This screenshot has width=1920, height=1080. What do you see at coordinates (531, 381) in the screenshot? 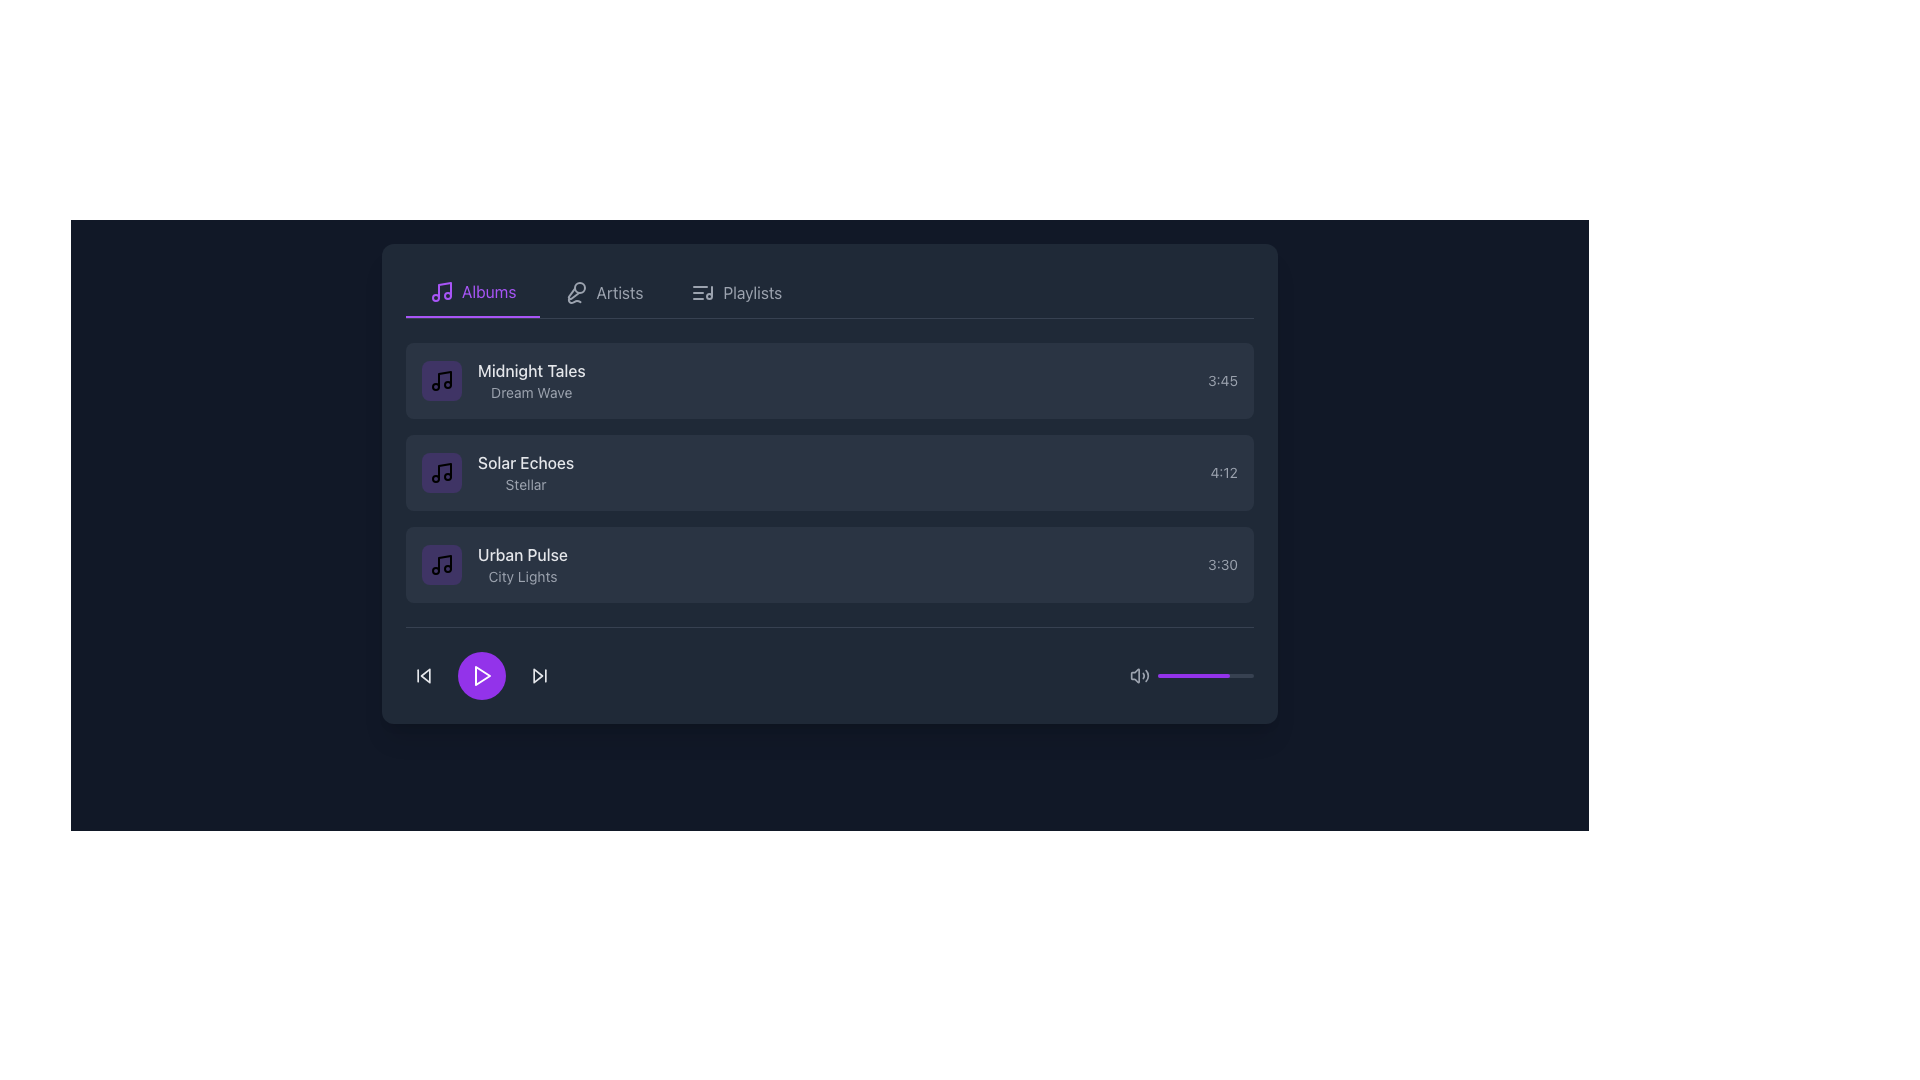
I see `the 'Midnight Tales' text in the Albums section` at bounding box center [531, 381].